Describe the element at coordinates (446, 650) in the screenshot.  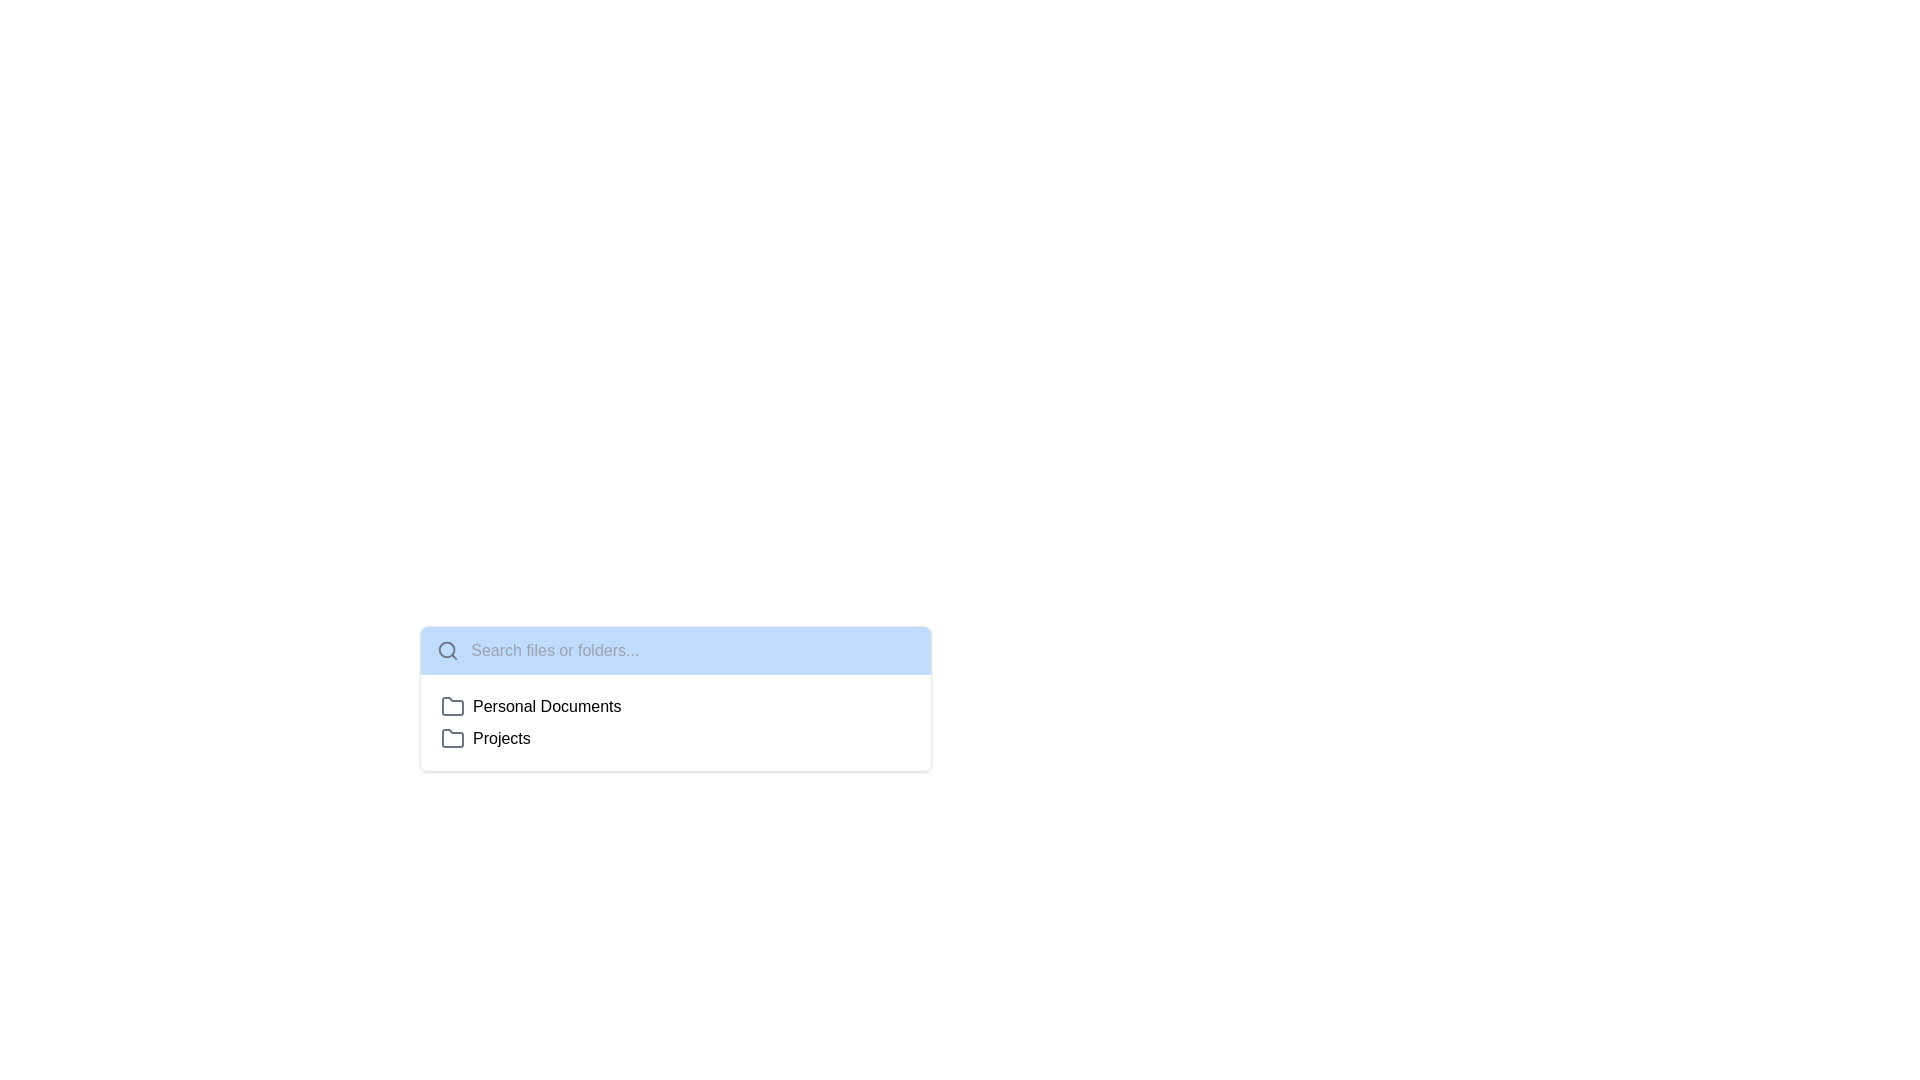
I see `the graphical element that is part of the search icon, which serves as a visual cue for search functionality` at that location.